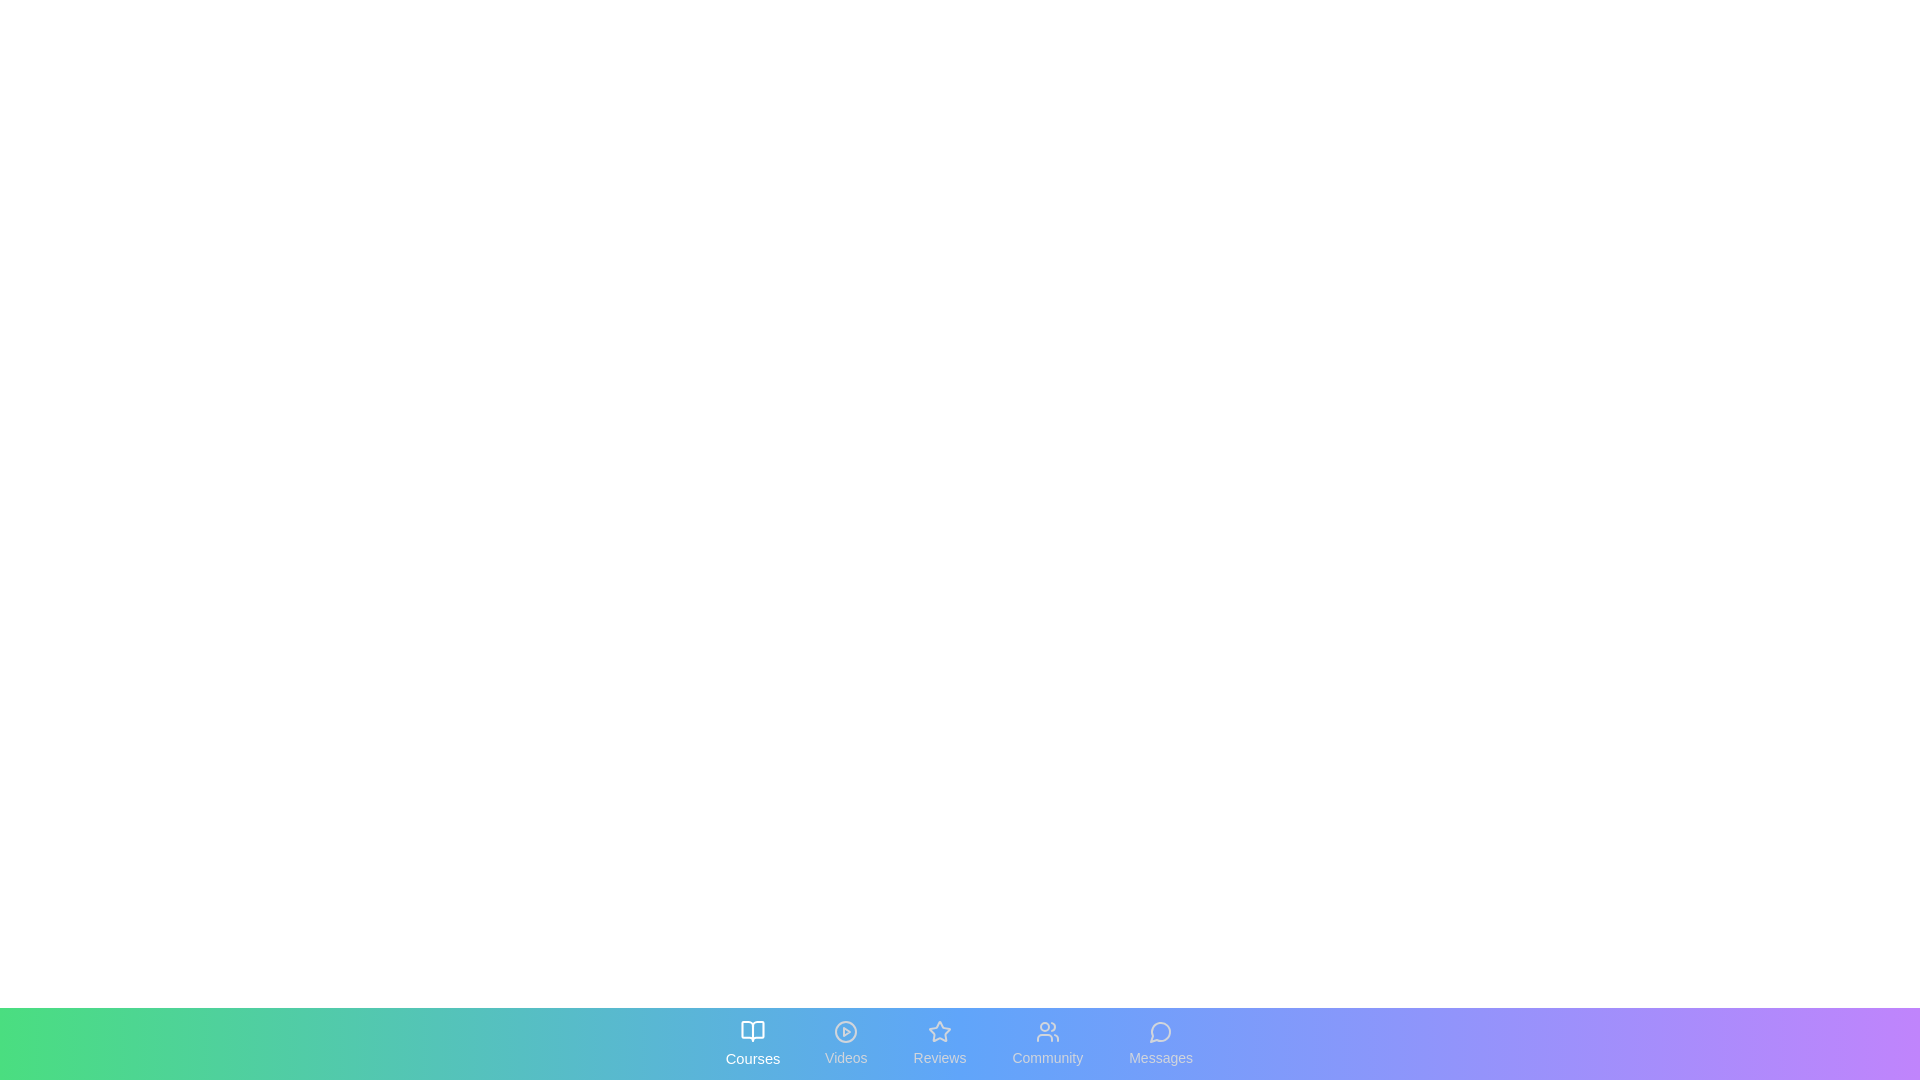 The width and height of the screenshot is (1920, 1080). What do you see at coordinates (939, 1043) in the screenshot?
I see `the tab labeled Reviews` at bounding box center [939, 1043].